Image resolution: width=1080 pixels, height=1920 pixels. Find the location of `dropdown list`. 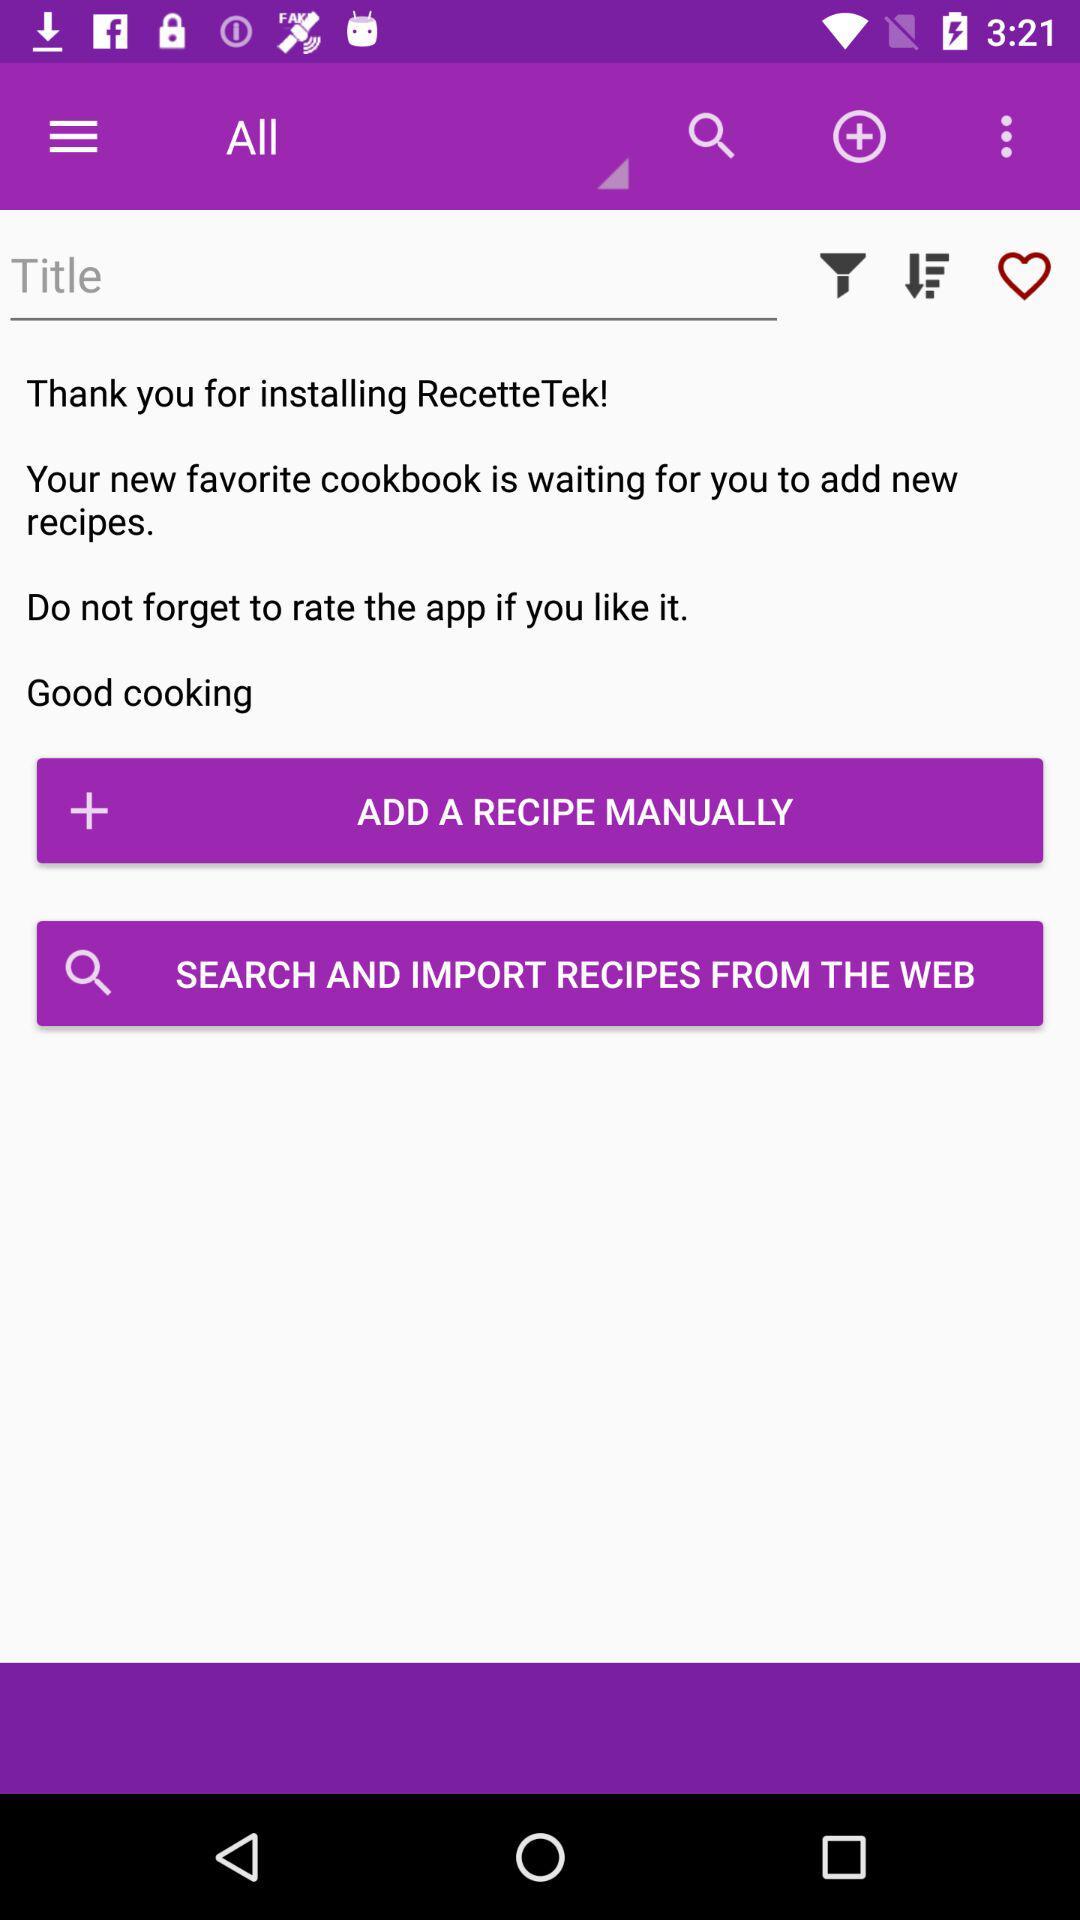

dropdown list is located at coordinates (926, 274).